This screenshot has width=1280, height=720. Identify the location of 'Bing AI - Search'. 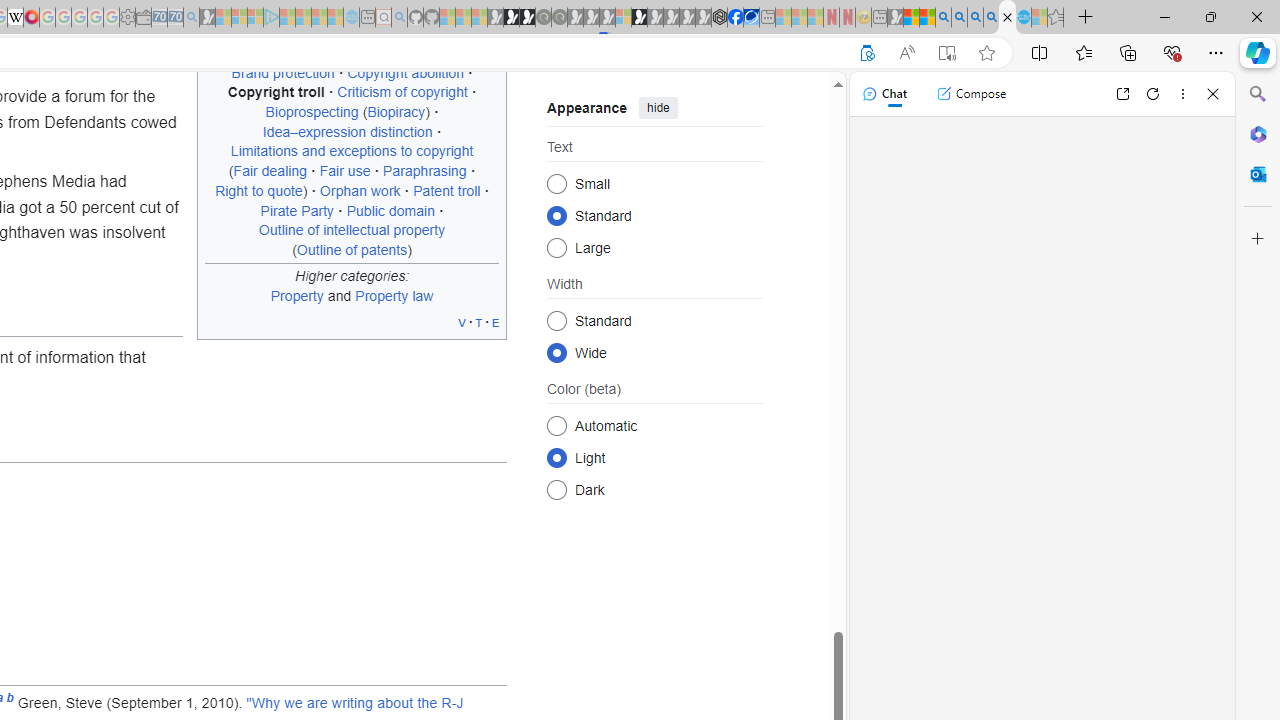
(942, 17).